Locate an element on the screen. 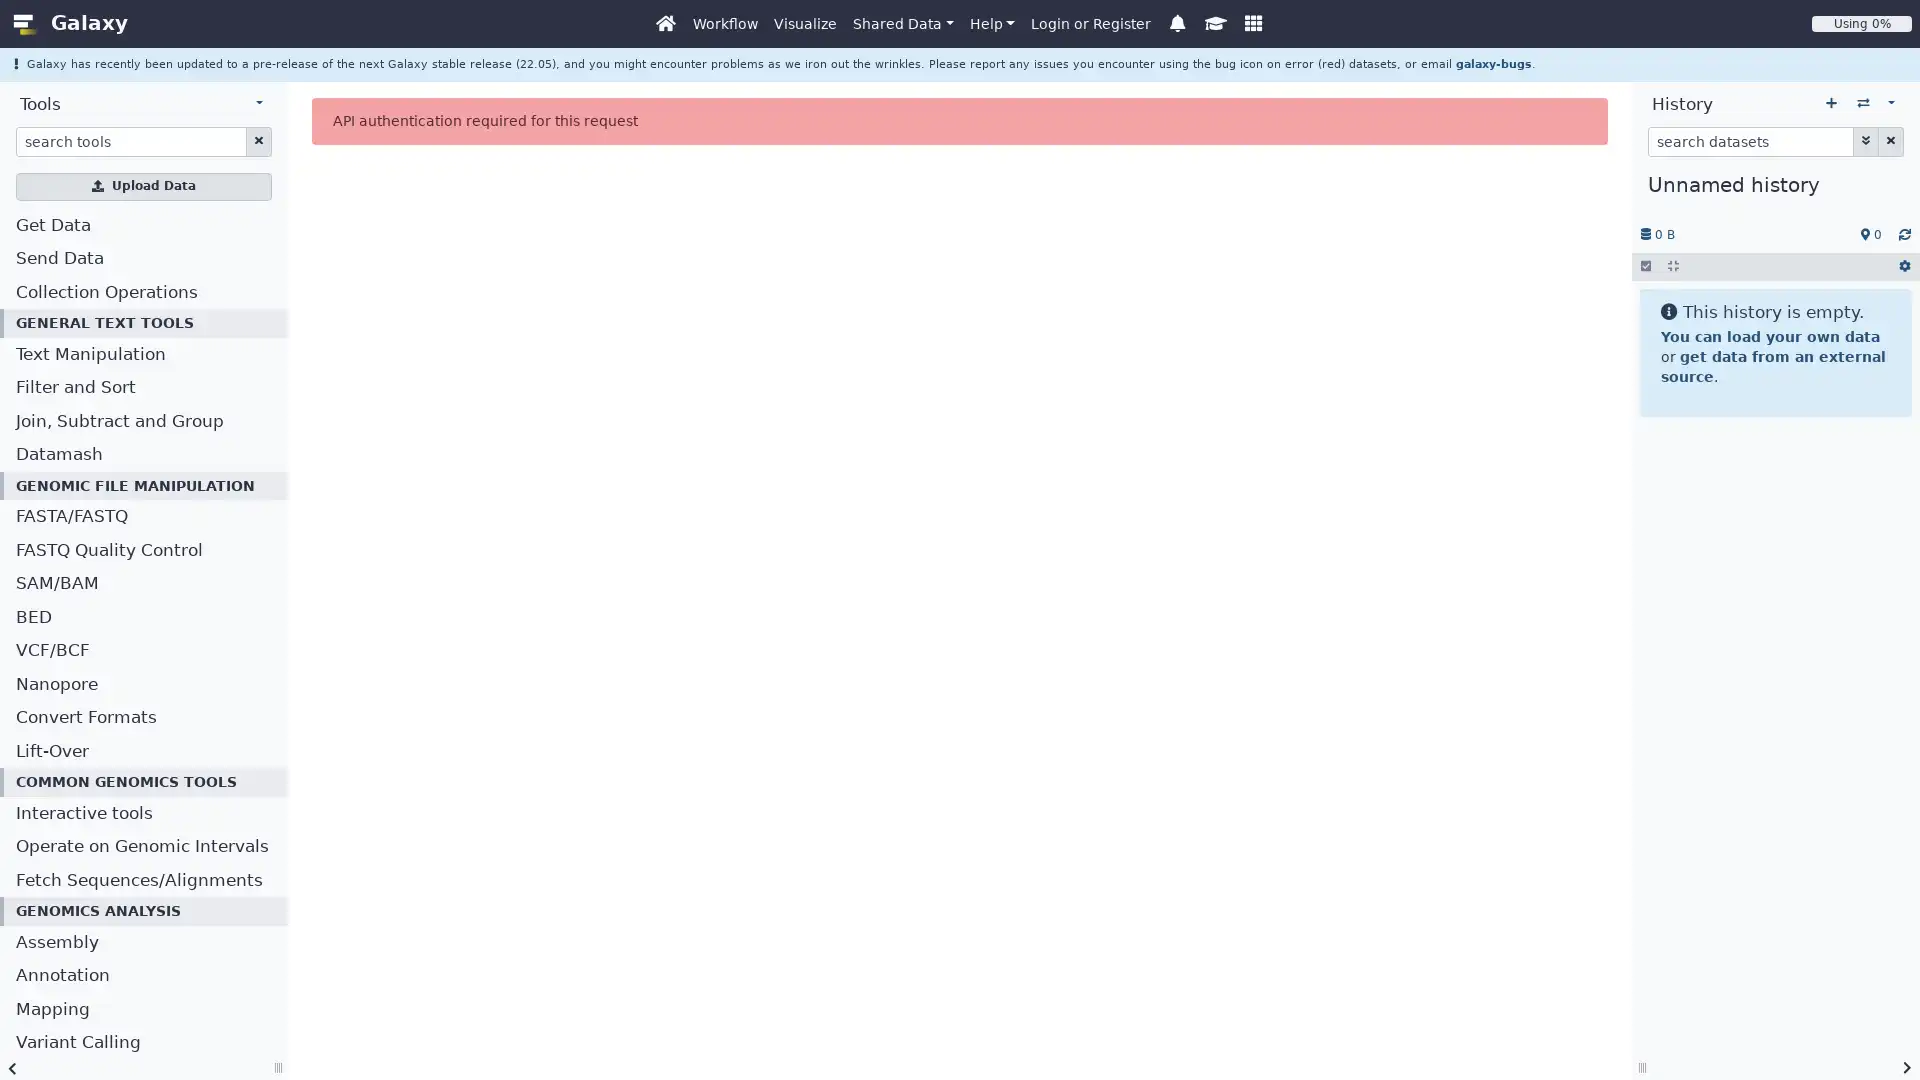 The height and width of the screenshot is (1080, 1920). Select Items is located at coordinates (1646, 265).